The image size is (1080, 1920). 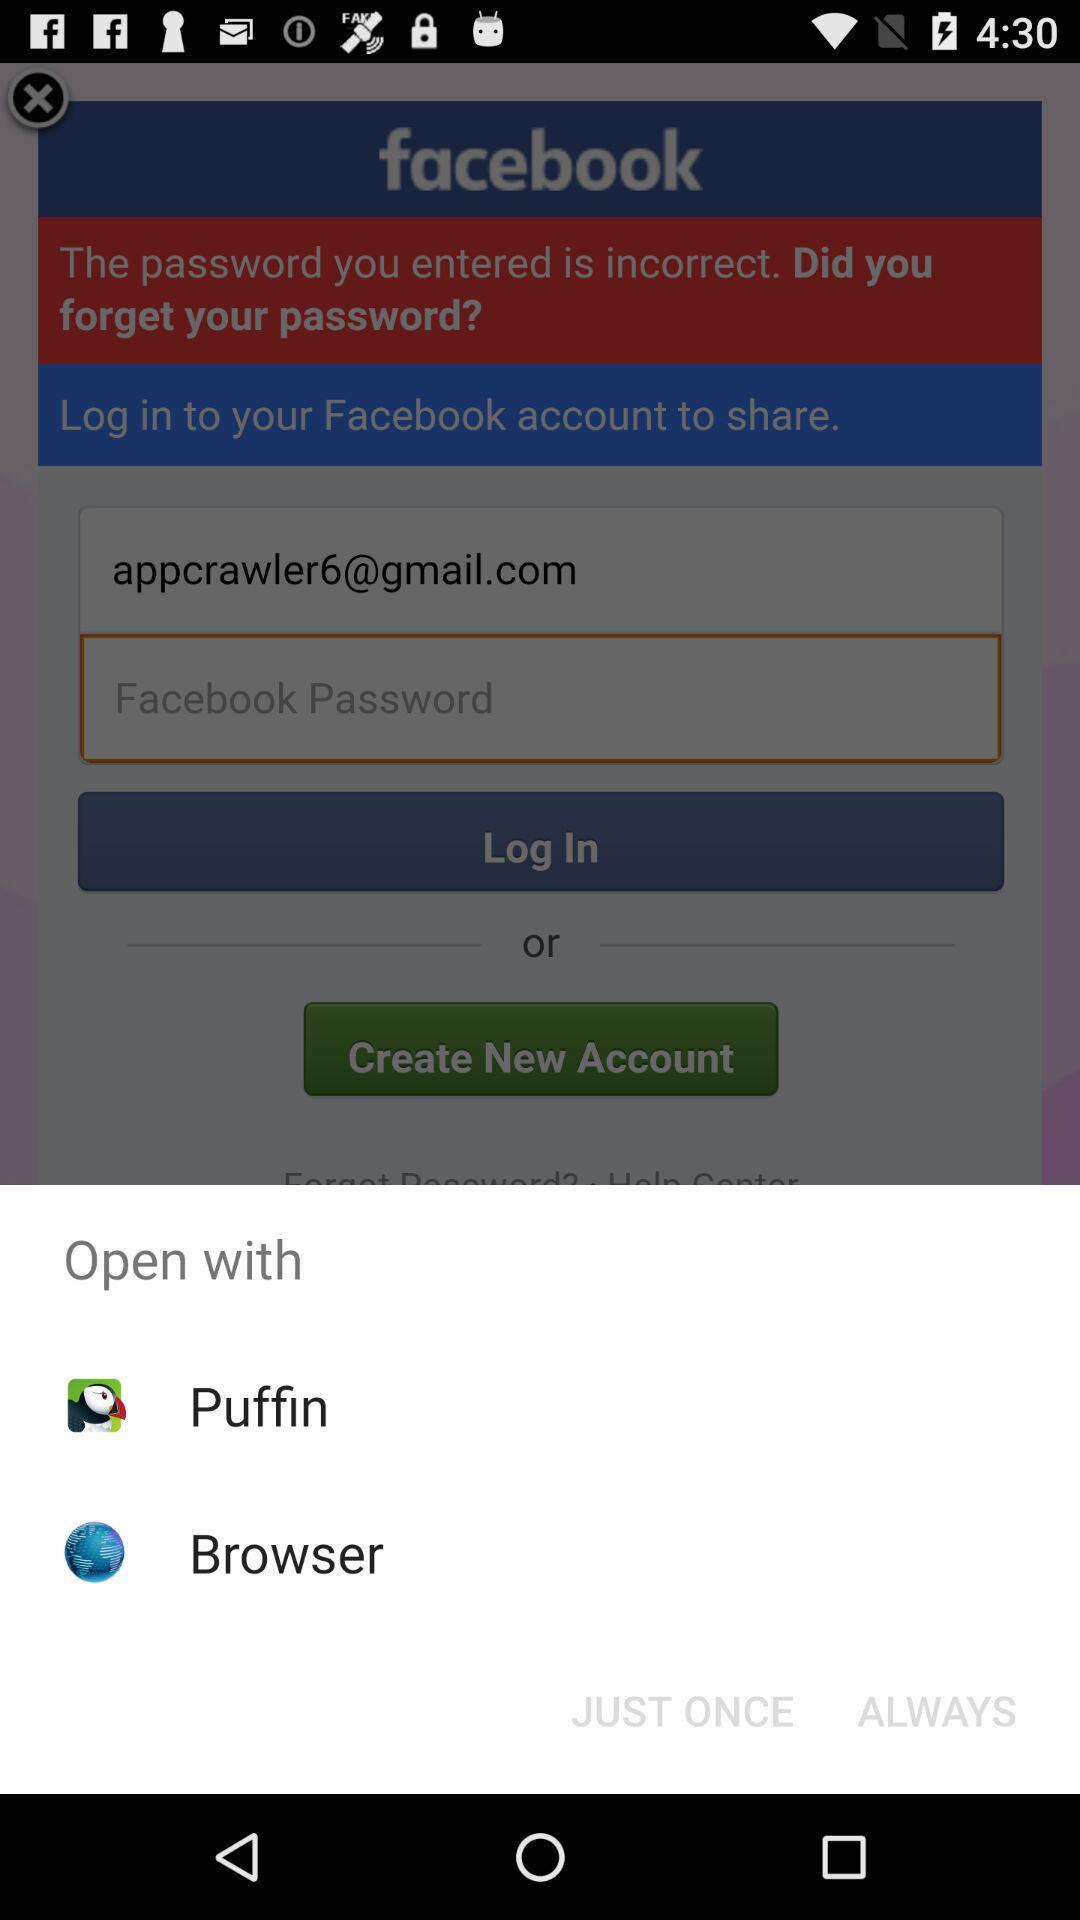 I want to click on the just once at the bottom, so click(x=681, y=1708).